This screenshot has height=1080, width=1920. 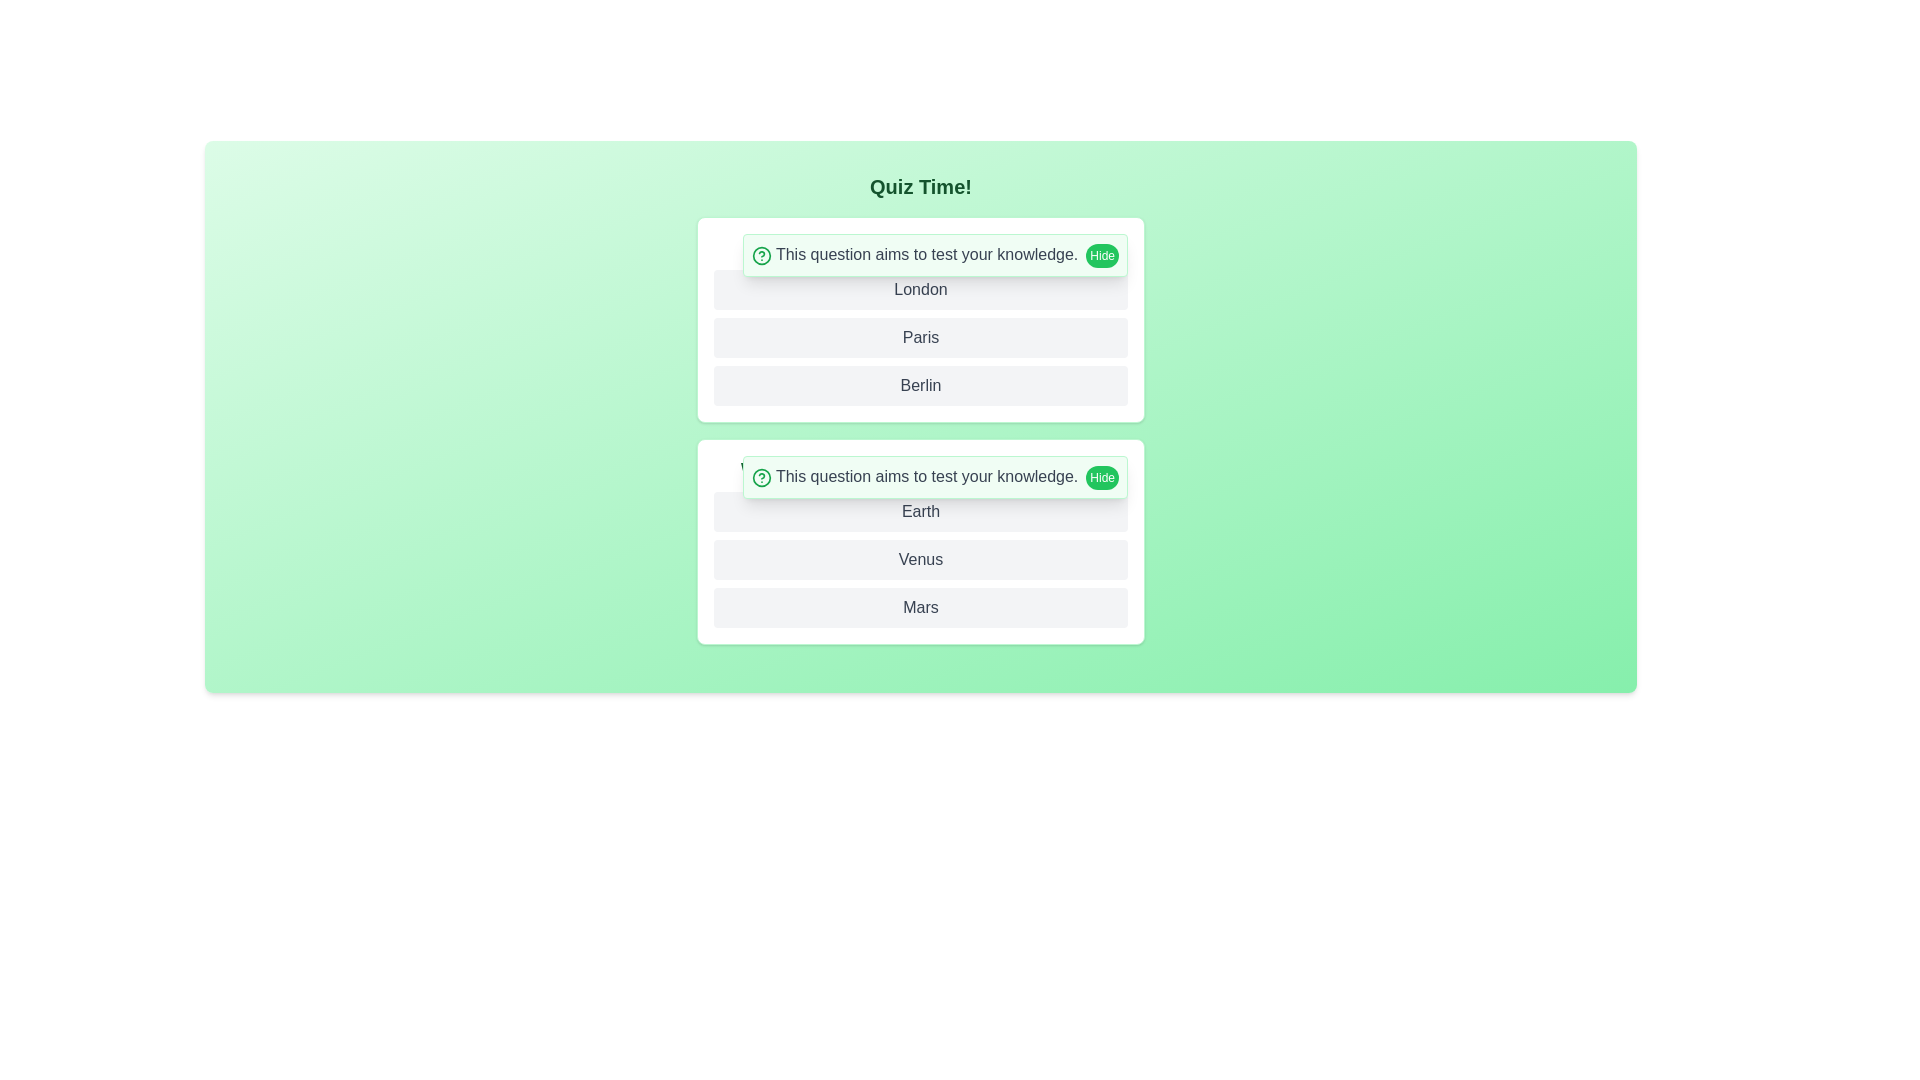 I want to click on the circular icon located within the green section, which is positioned to the left of the text 'This question aims to test your knowledge.', so click(x=760, y=477).